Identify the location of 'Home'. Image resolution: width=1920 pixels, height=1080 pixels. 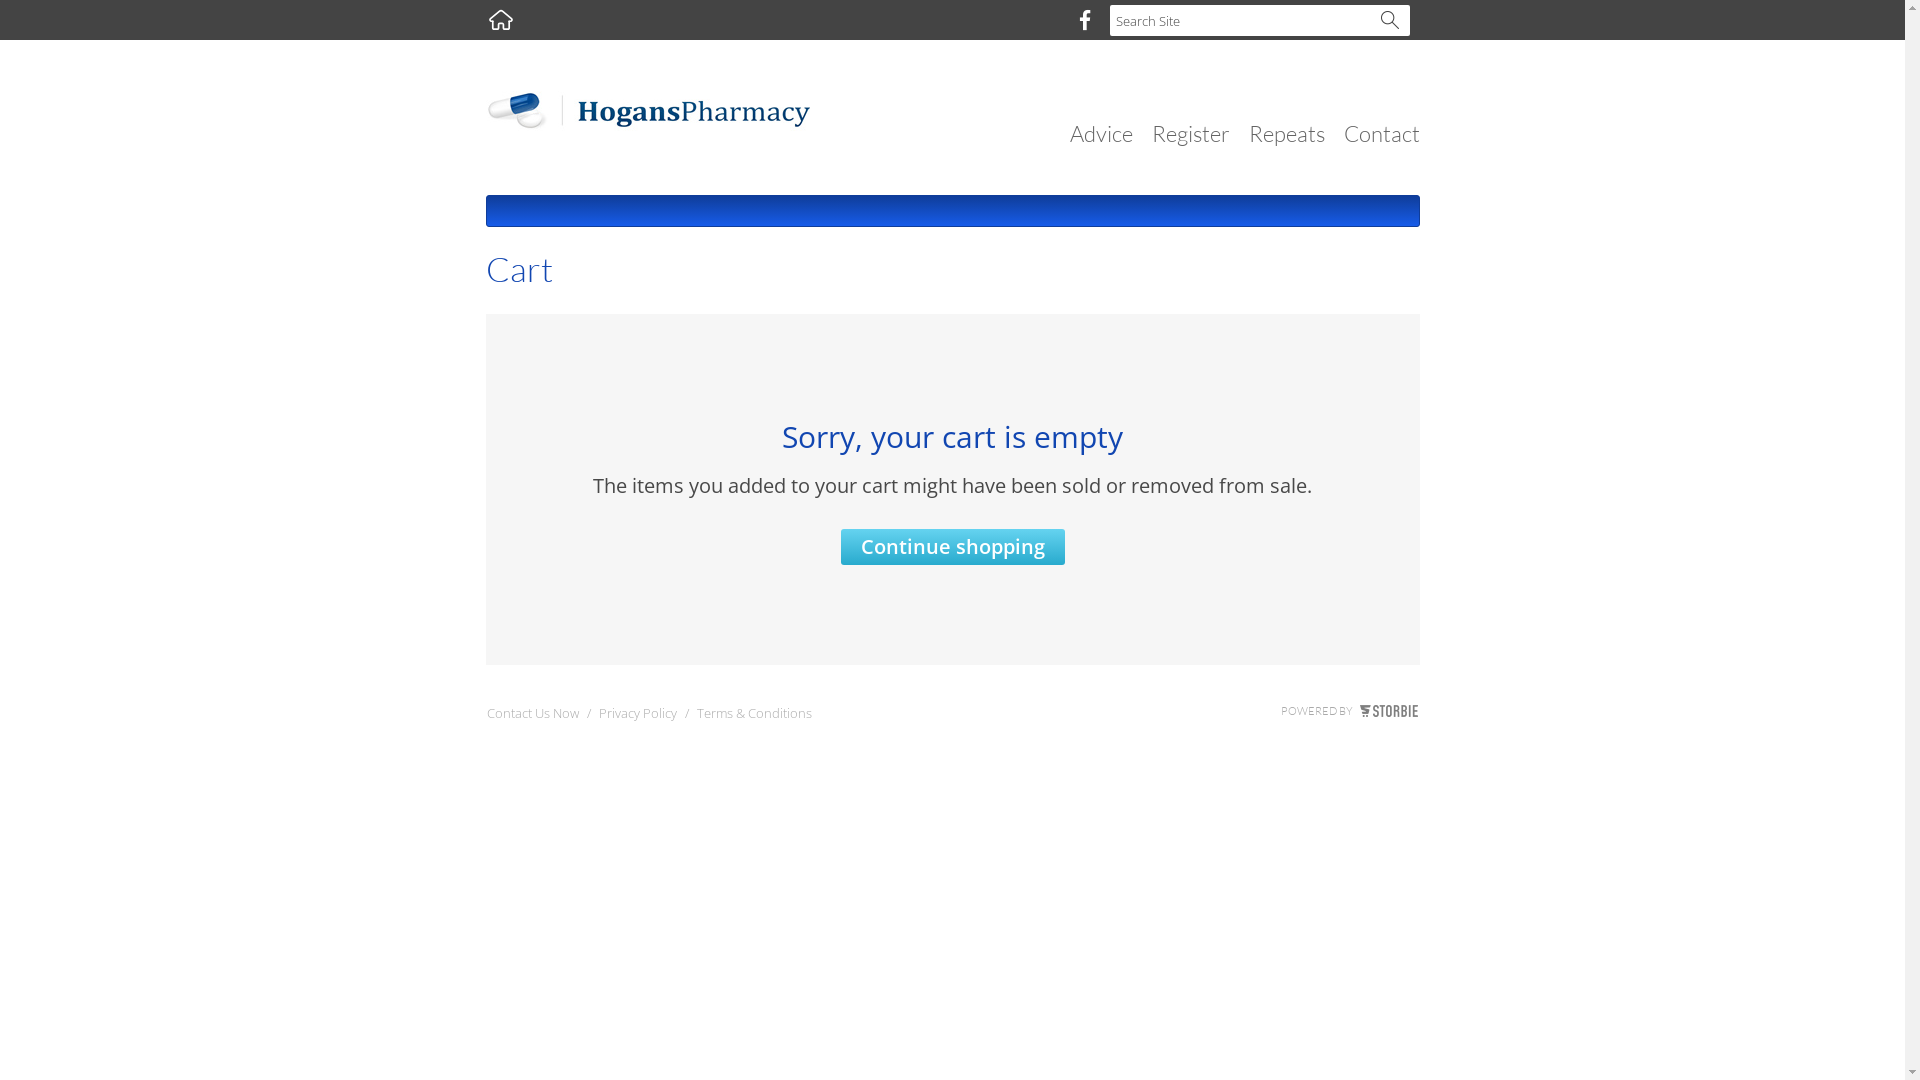
(500, 19).